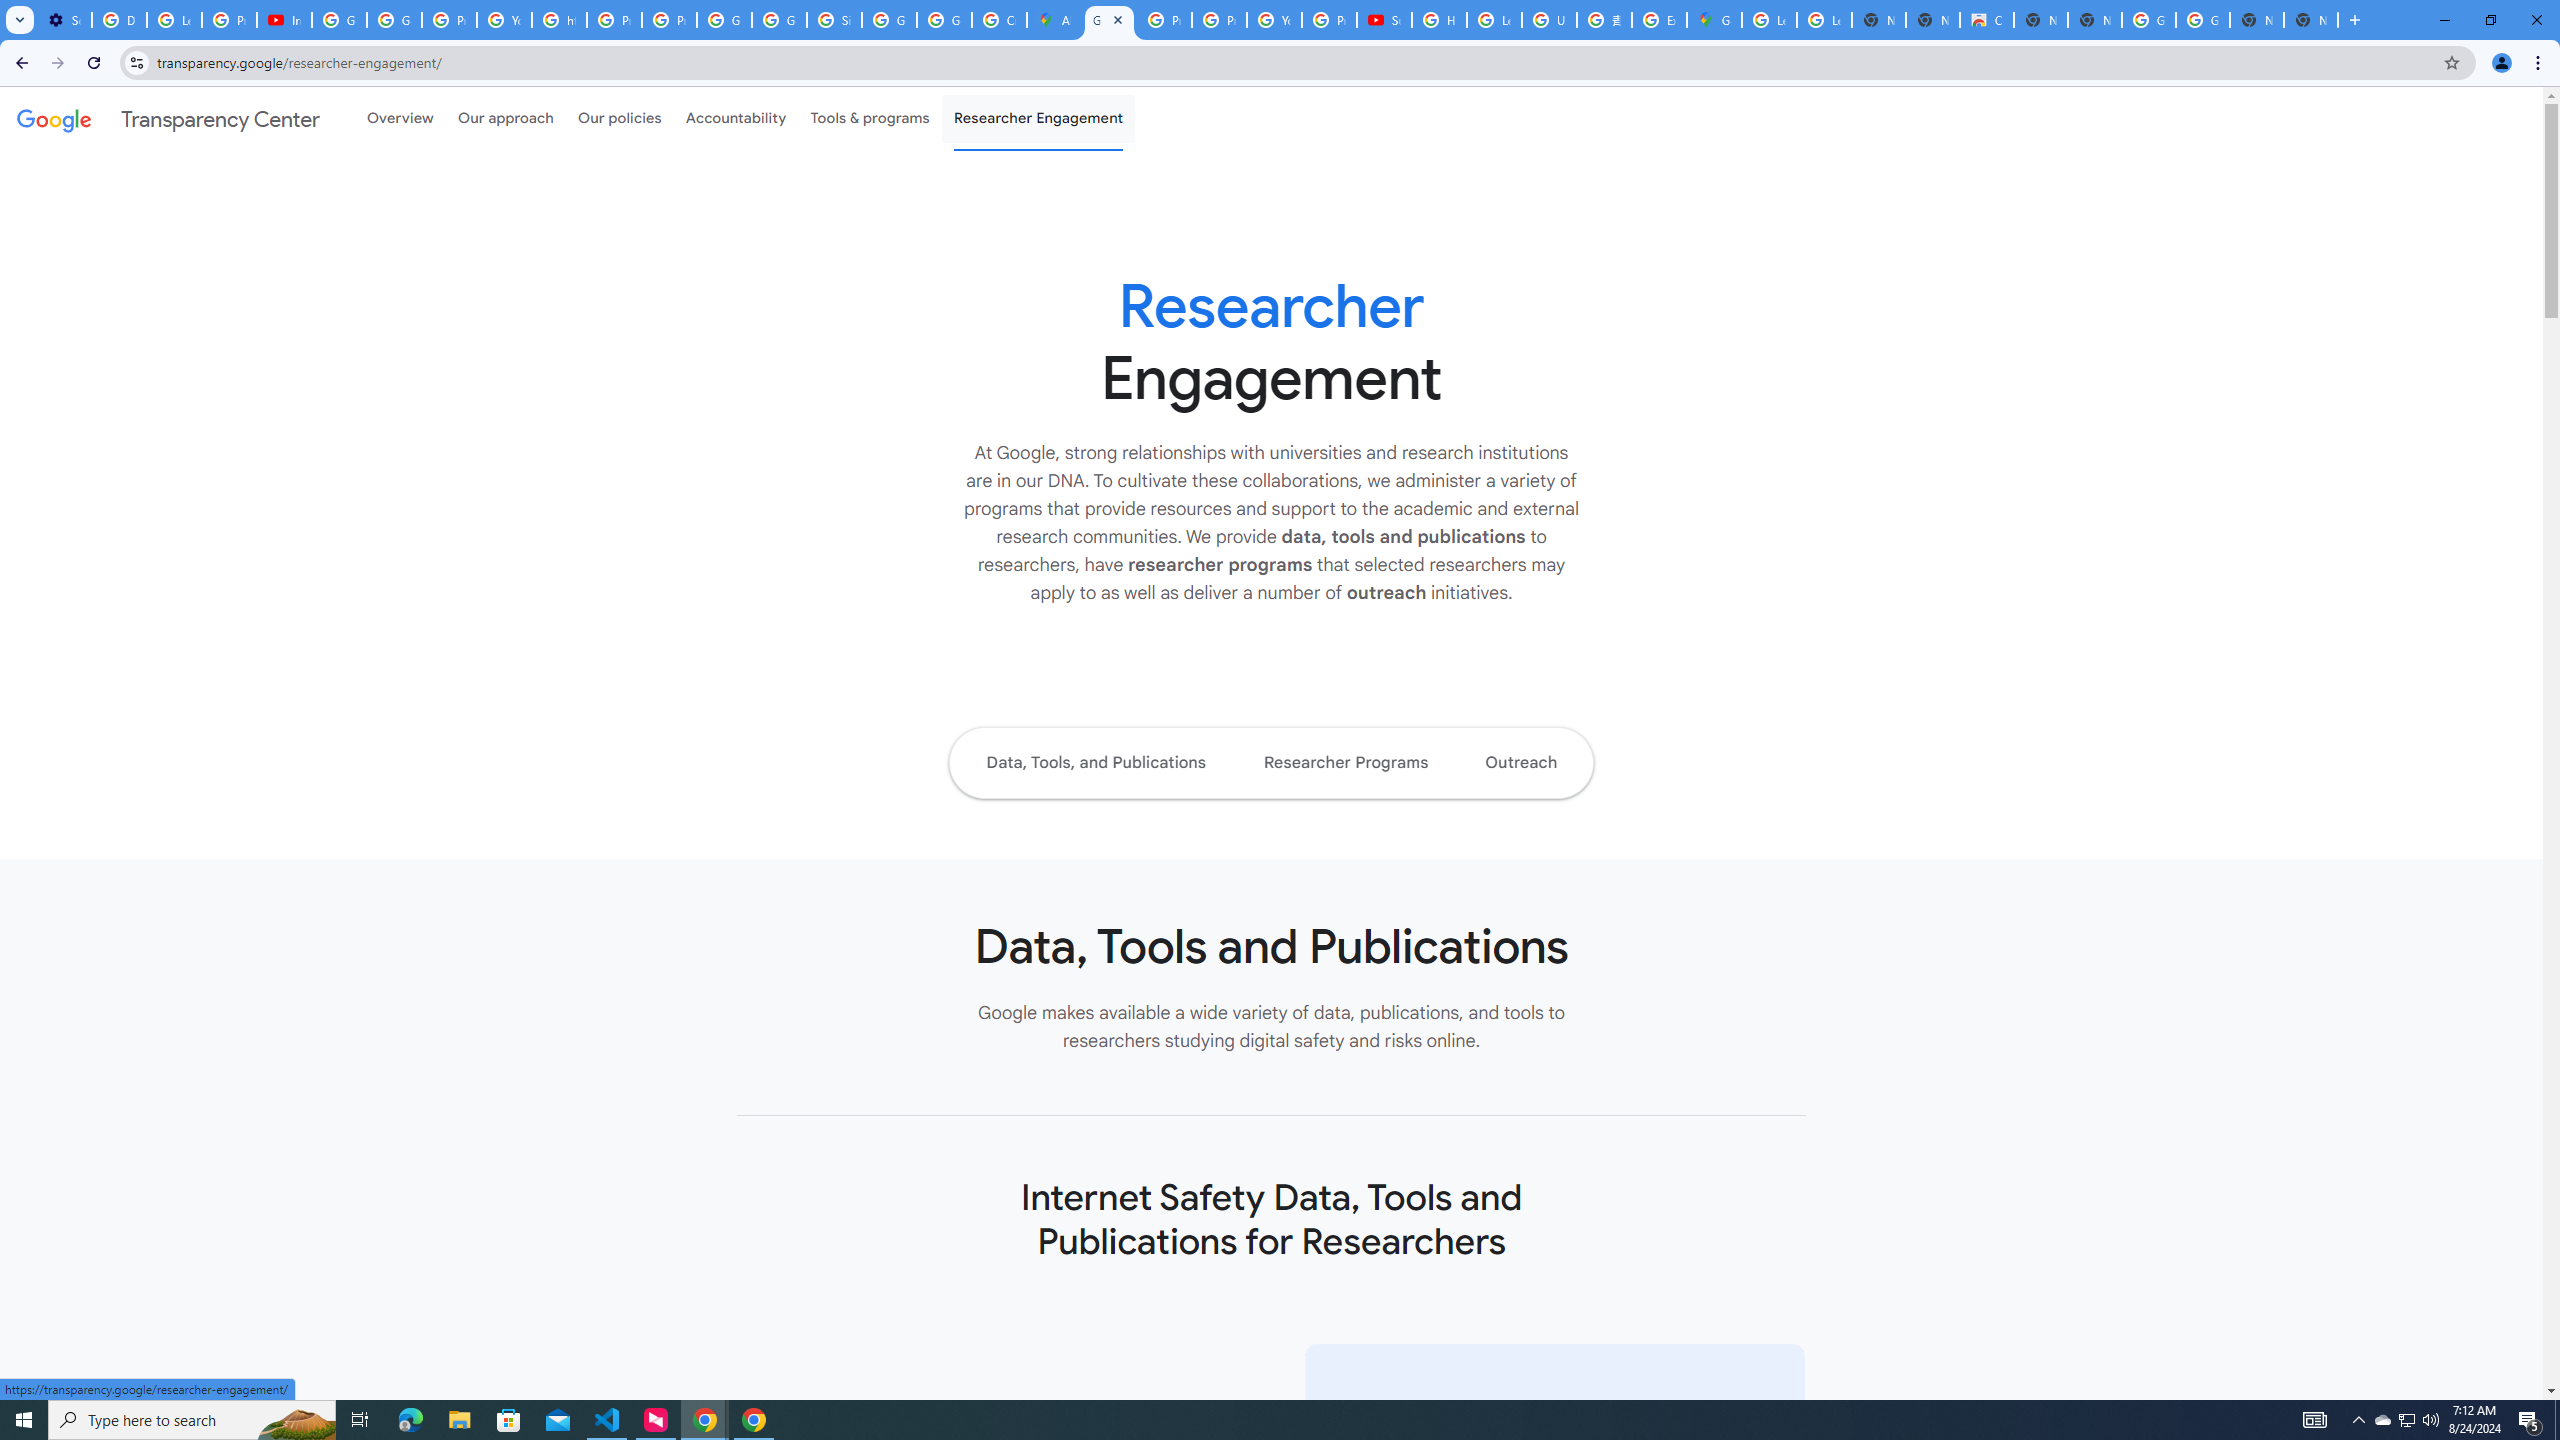  What do you see at coordinates (1108, 19) in the screenshot?
I see `'Google Researcher Engagement - Transparency Center'` at bounding box center [1108, 19].